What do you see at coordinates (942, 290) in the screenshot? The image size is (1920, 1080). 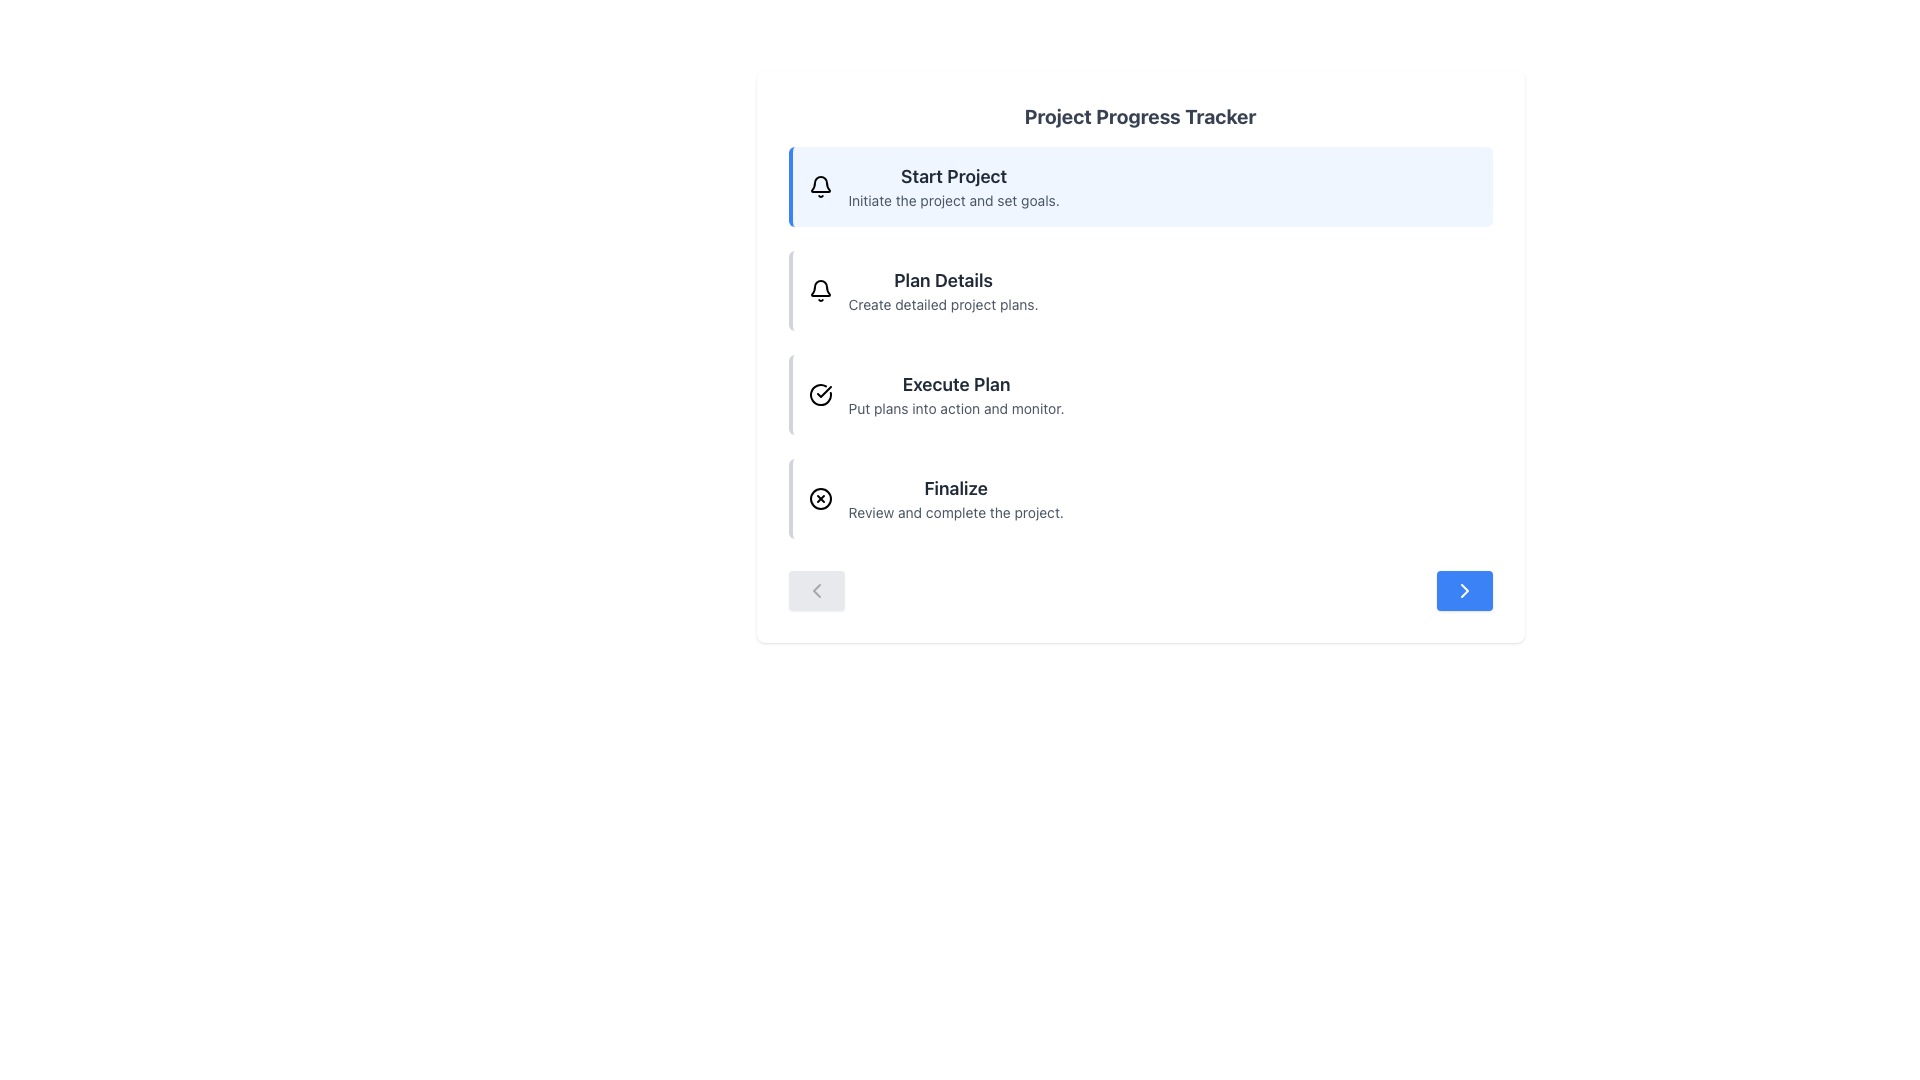 I see `the 'Plan Details' Text Display Unit, which contains the title 'Plan Details' in bold and the description 'Create detailed project plans.' in regular style, positioned centrally in the 'Project Progress Tracker' interface` at bounding box center [942, 290].